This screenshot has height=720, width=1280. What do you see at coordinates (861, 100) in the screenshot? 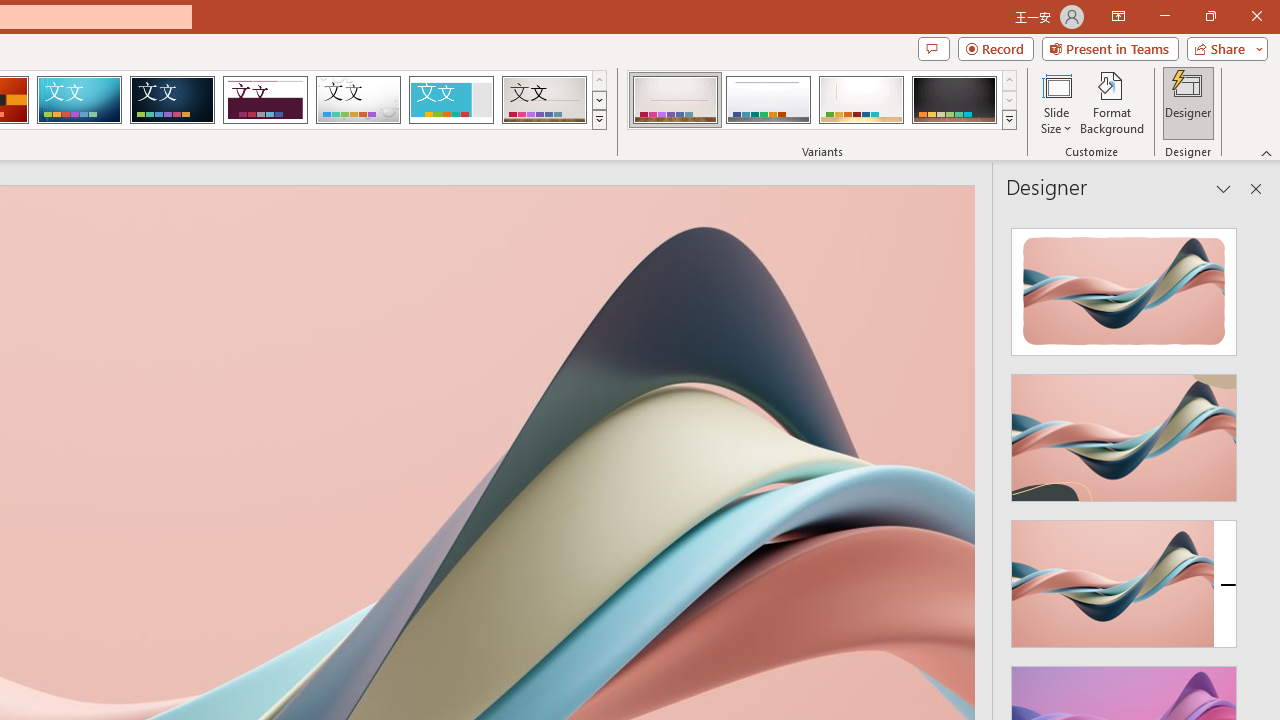
I see `'Gallery Variant 3'` at bounding box center [861, 100].